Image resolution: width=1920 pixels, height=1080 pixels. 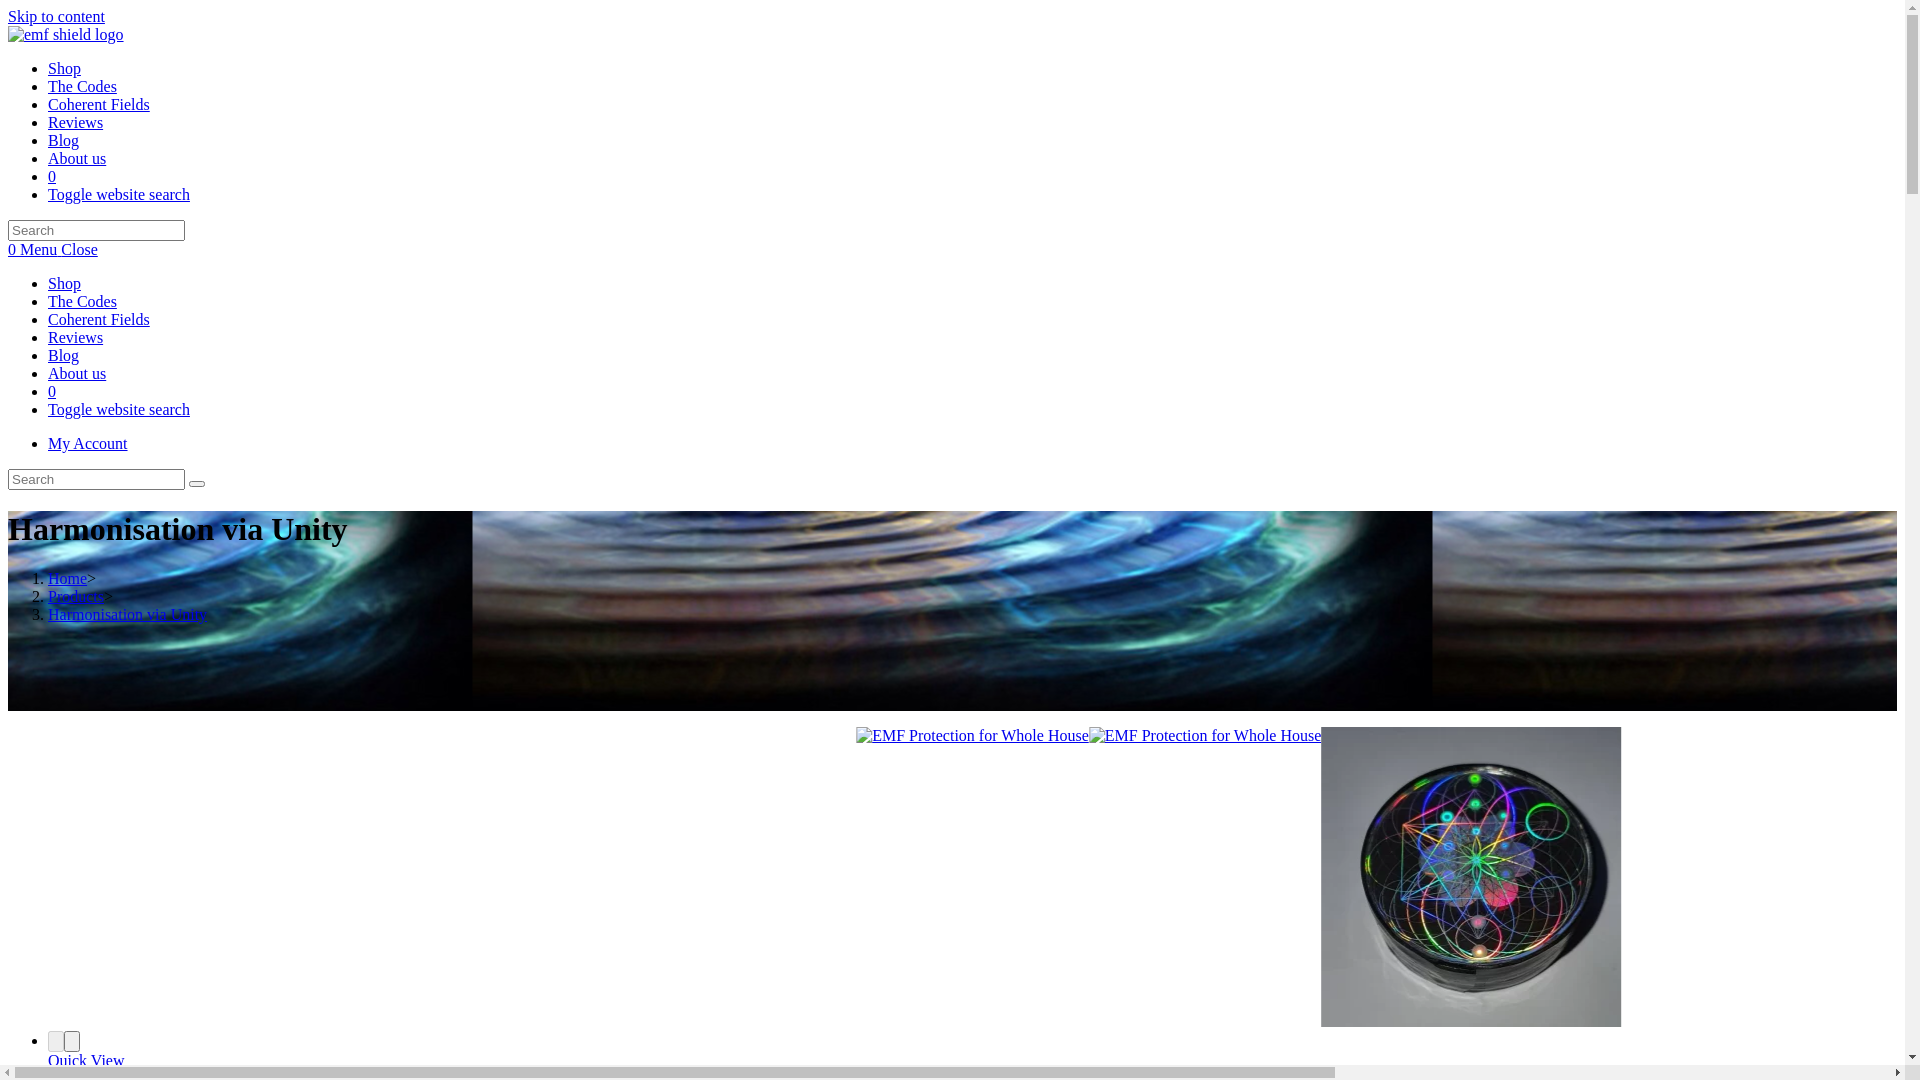 What do you see at coordinates (58, 248) in the screenshot?
I see `'Menu Close'` at bounding box center [58, 248].